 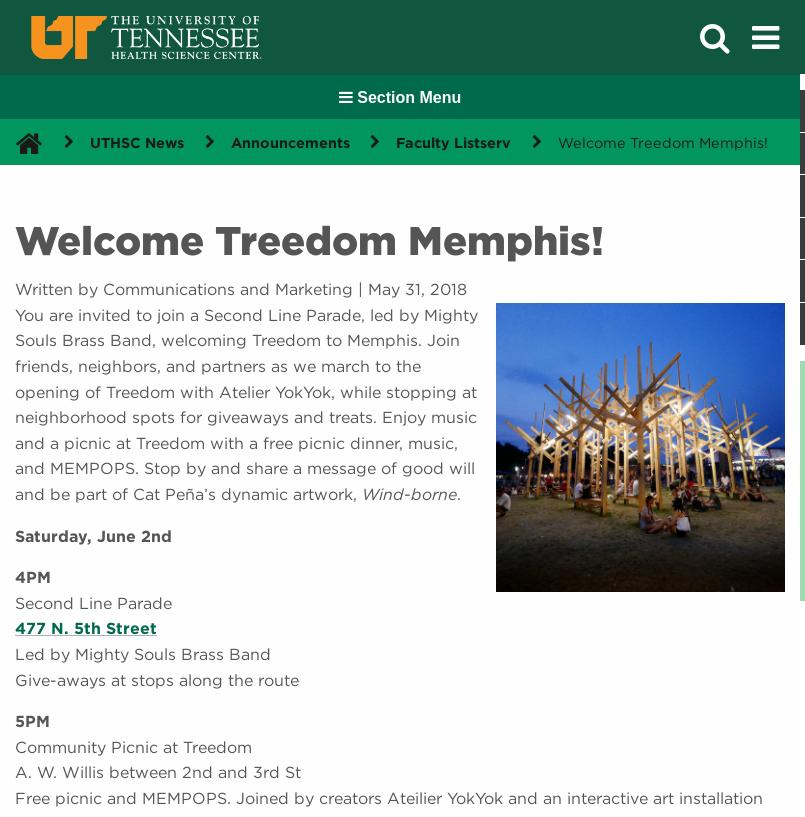 What do you see at coordinates (14, 602) in the screenshot?
I see `'Second Line Parade'` at bounding box center [14, 602].